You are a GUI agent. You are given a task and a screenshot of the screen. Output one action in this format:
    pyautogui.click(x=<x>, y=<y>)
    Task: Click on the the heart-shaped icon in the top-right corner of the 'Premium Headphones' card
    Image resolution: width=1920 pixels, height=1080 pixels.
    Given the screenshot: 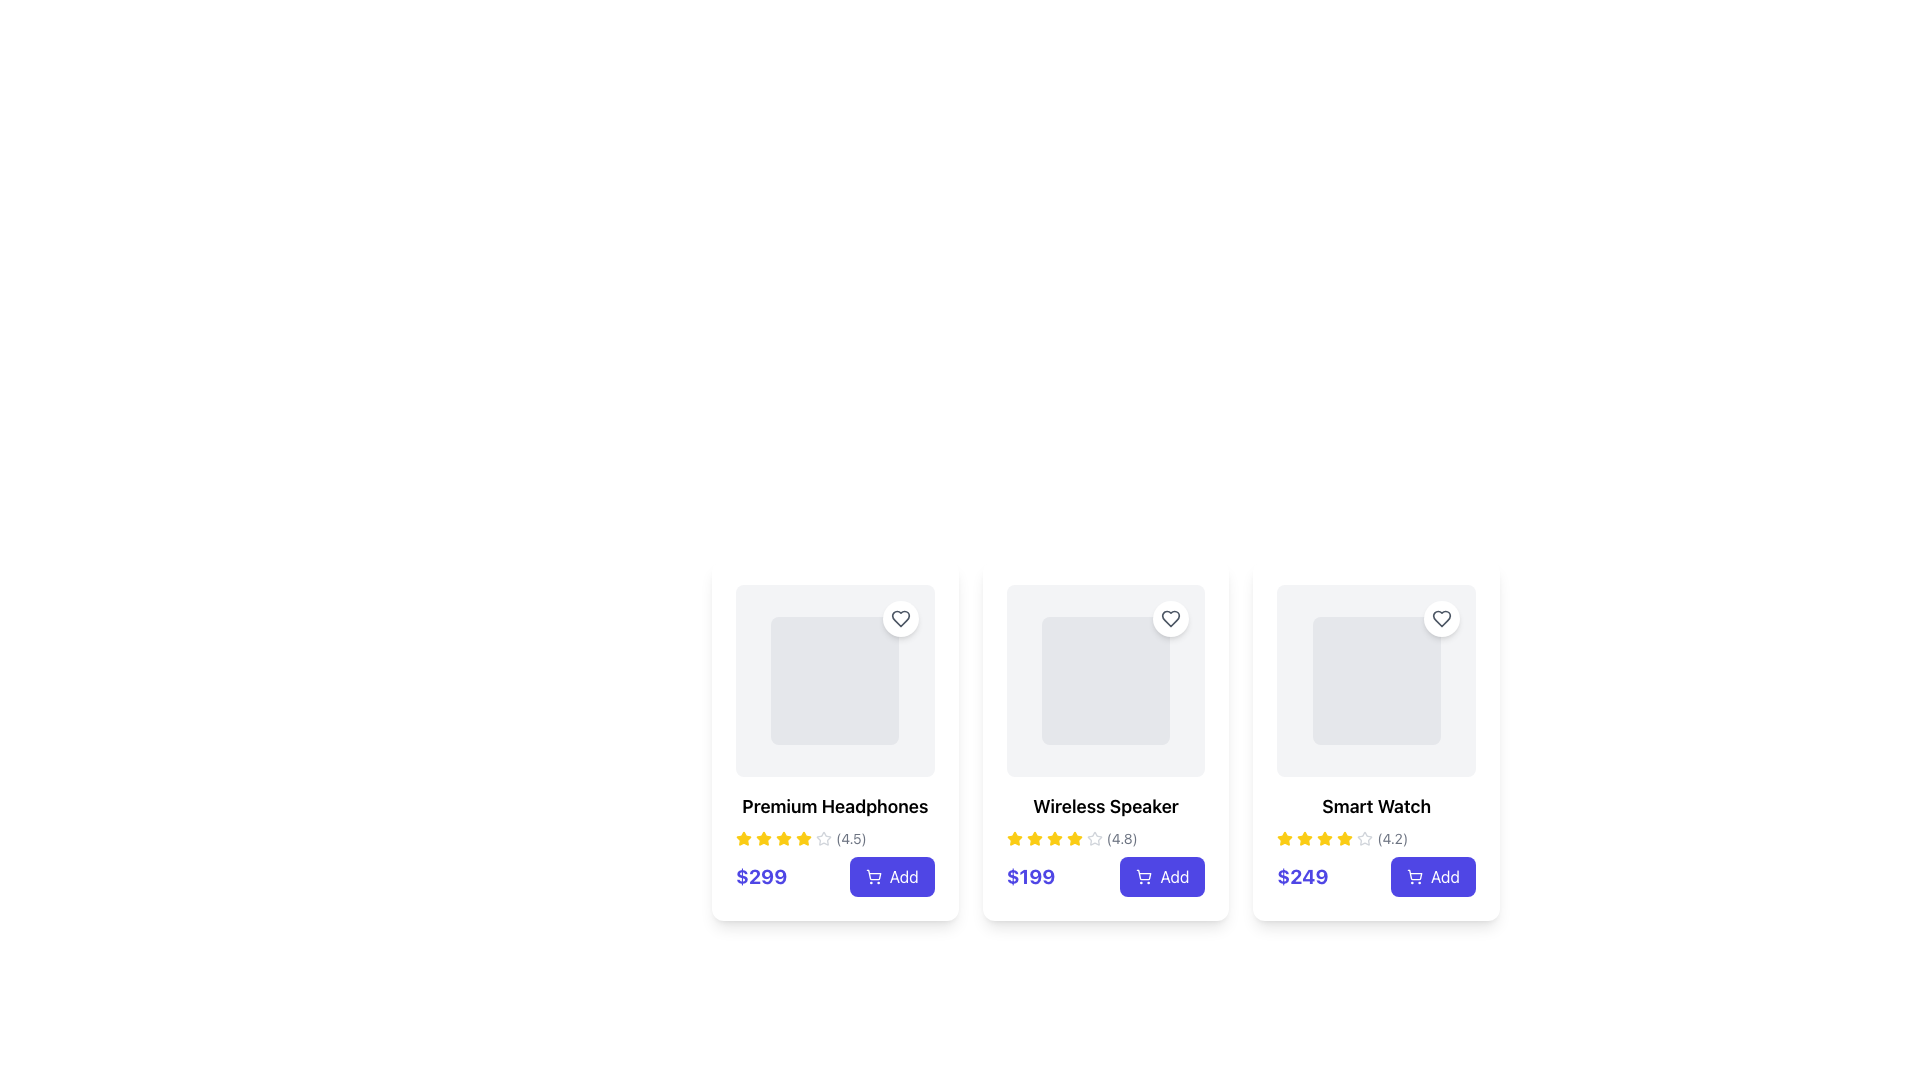 What is the action you would take?
    pyautogui.click(x=899, y=617)
    